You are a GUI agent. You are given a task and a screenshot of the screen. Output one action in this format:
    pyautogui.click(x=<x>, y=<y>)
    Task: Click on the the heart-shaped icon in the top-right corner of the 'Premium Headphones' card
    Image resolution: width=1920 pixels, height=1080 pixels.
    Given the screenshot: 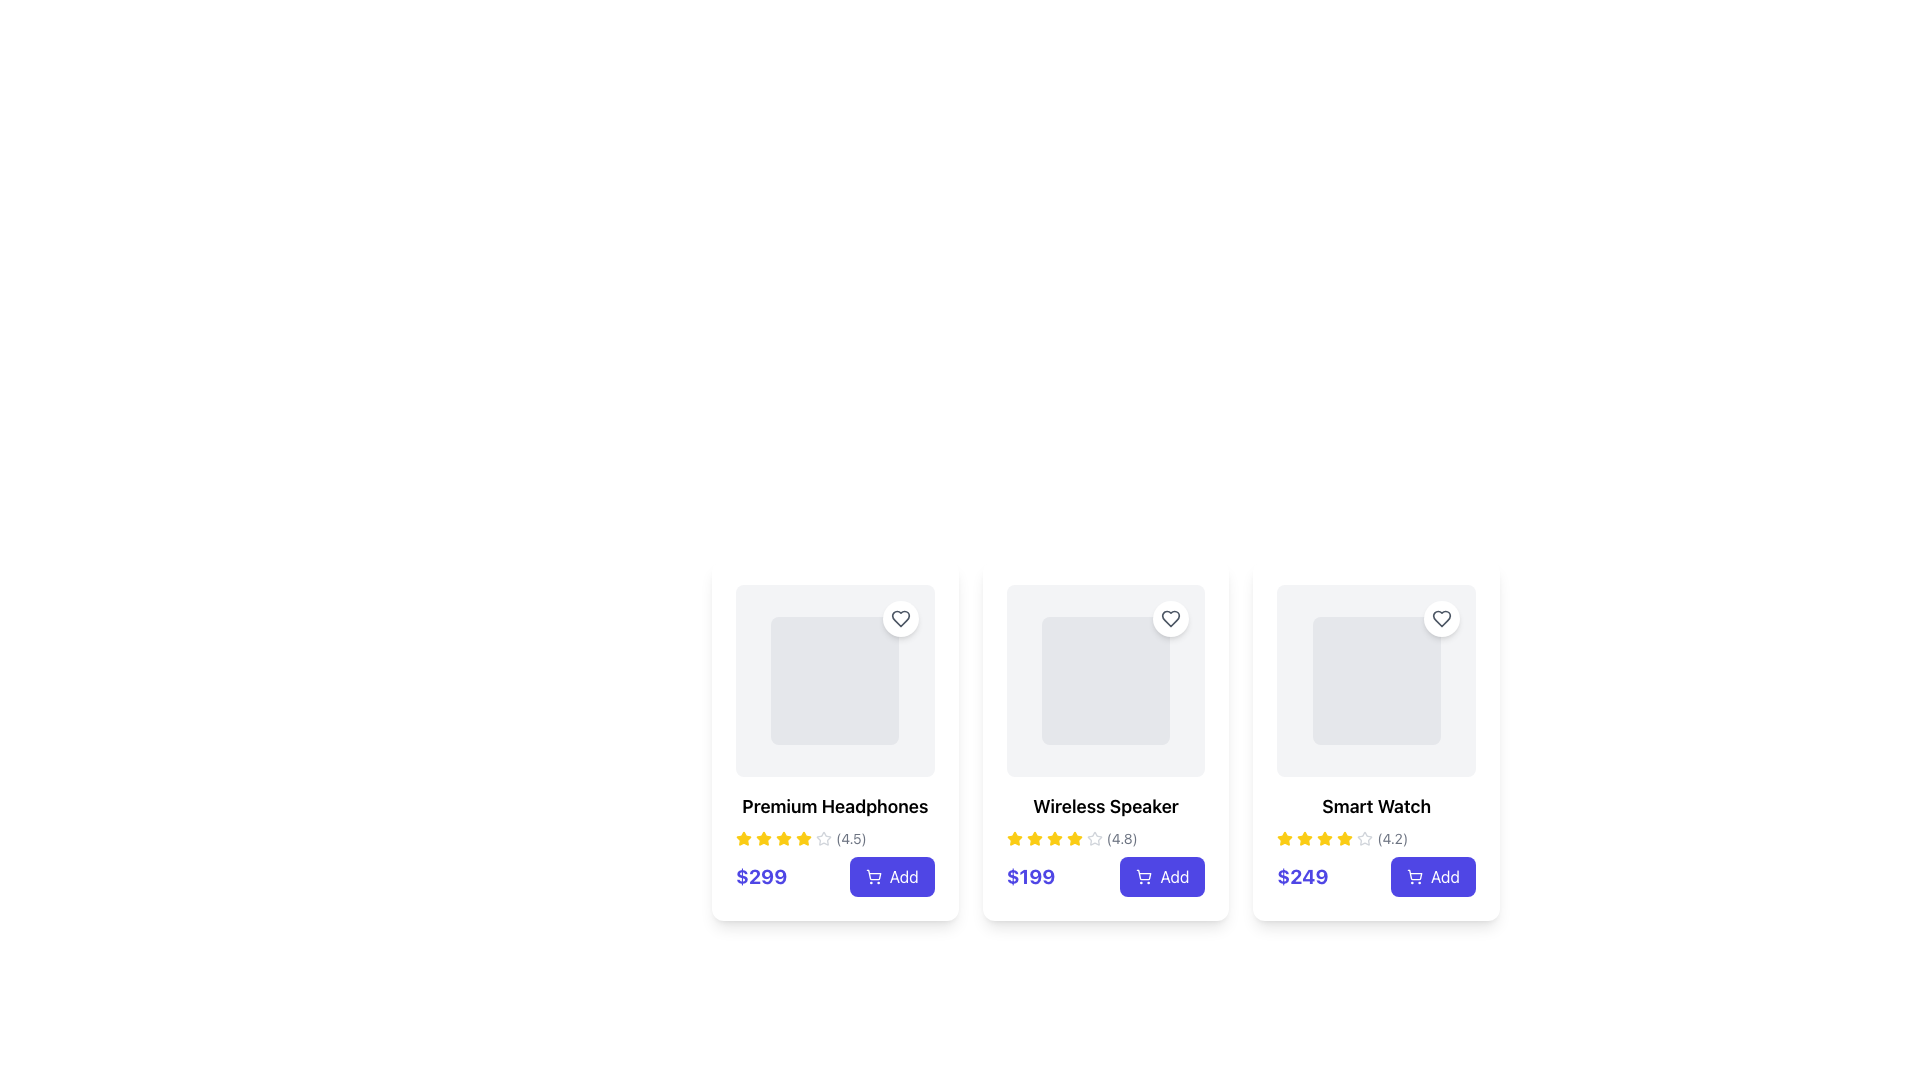 What is the action you would take?
    pyautogui.click(x=899, y=617)
    